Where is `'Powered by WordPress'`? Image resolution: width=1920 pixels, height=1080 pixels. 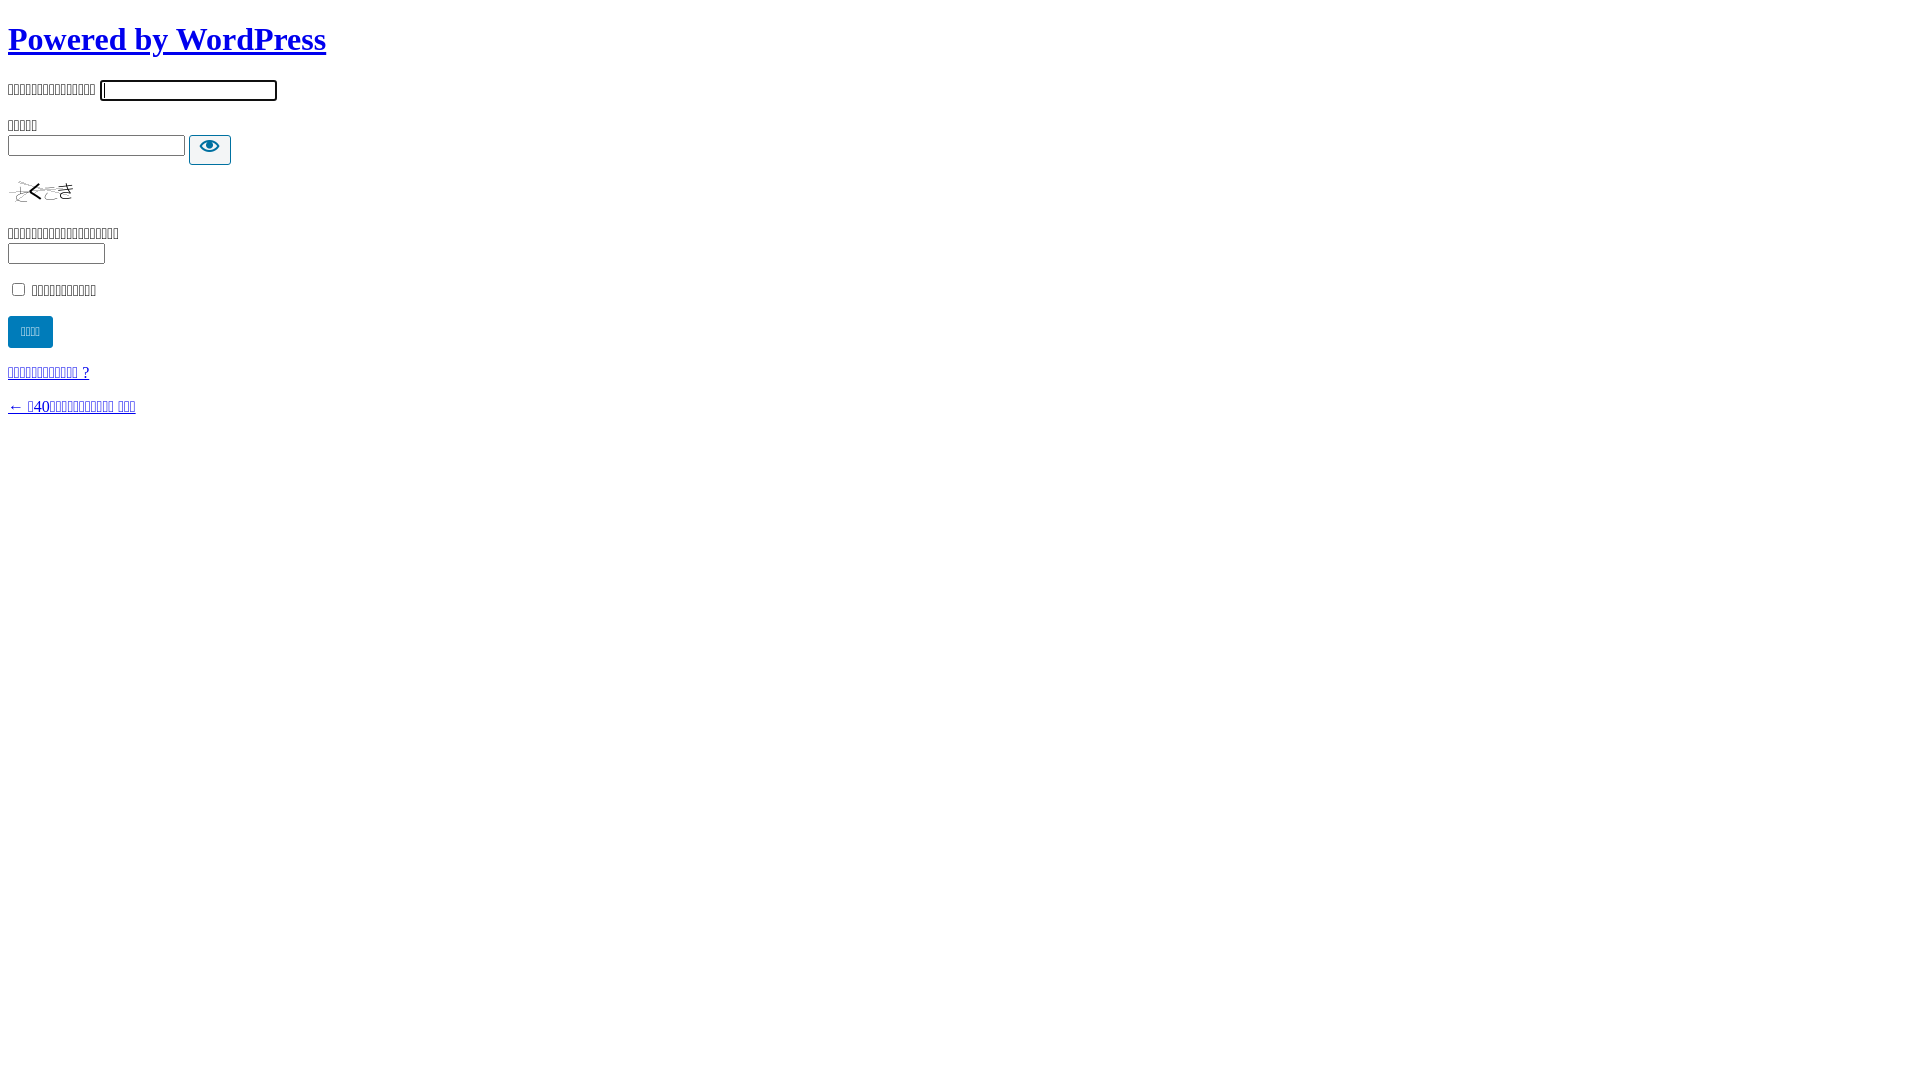 'Powered by WordPress' is located at coordinates (167, 38).